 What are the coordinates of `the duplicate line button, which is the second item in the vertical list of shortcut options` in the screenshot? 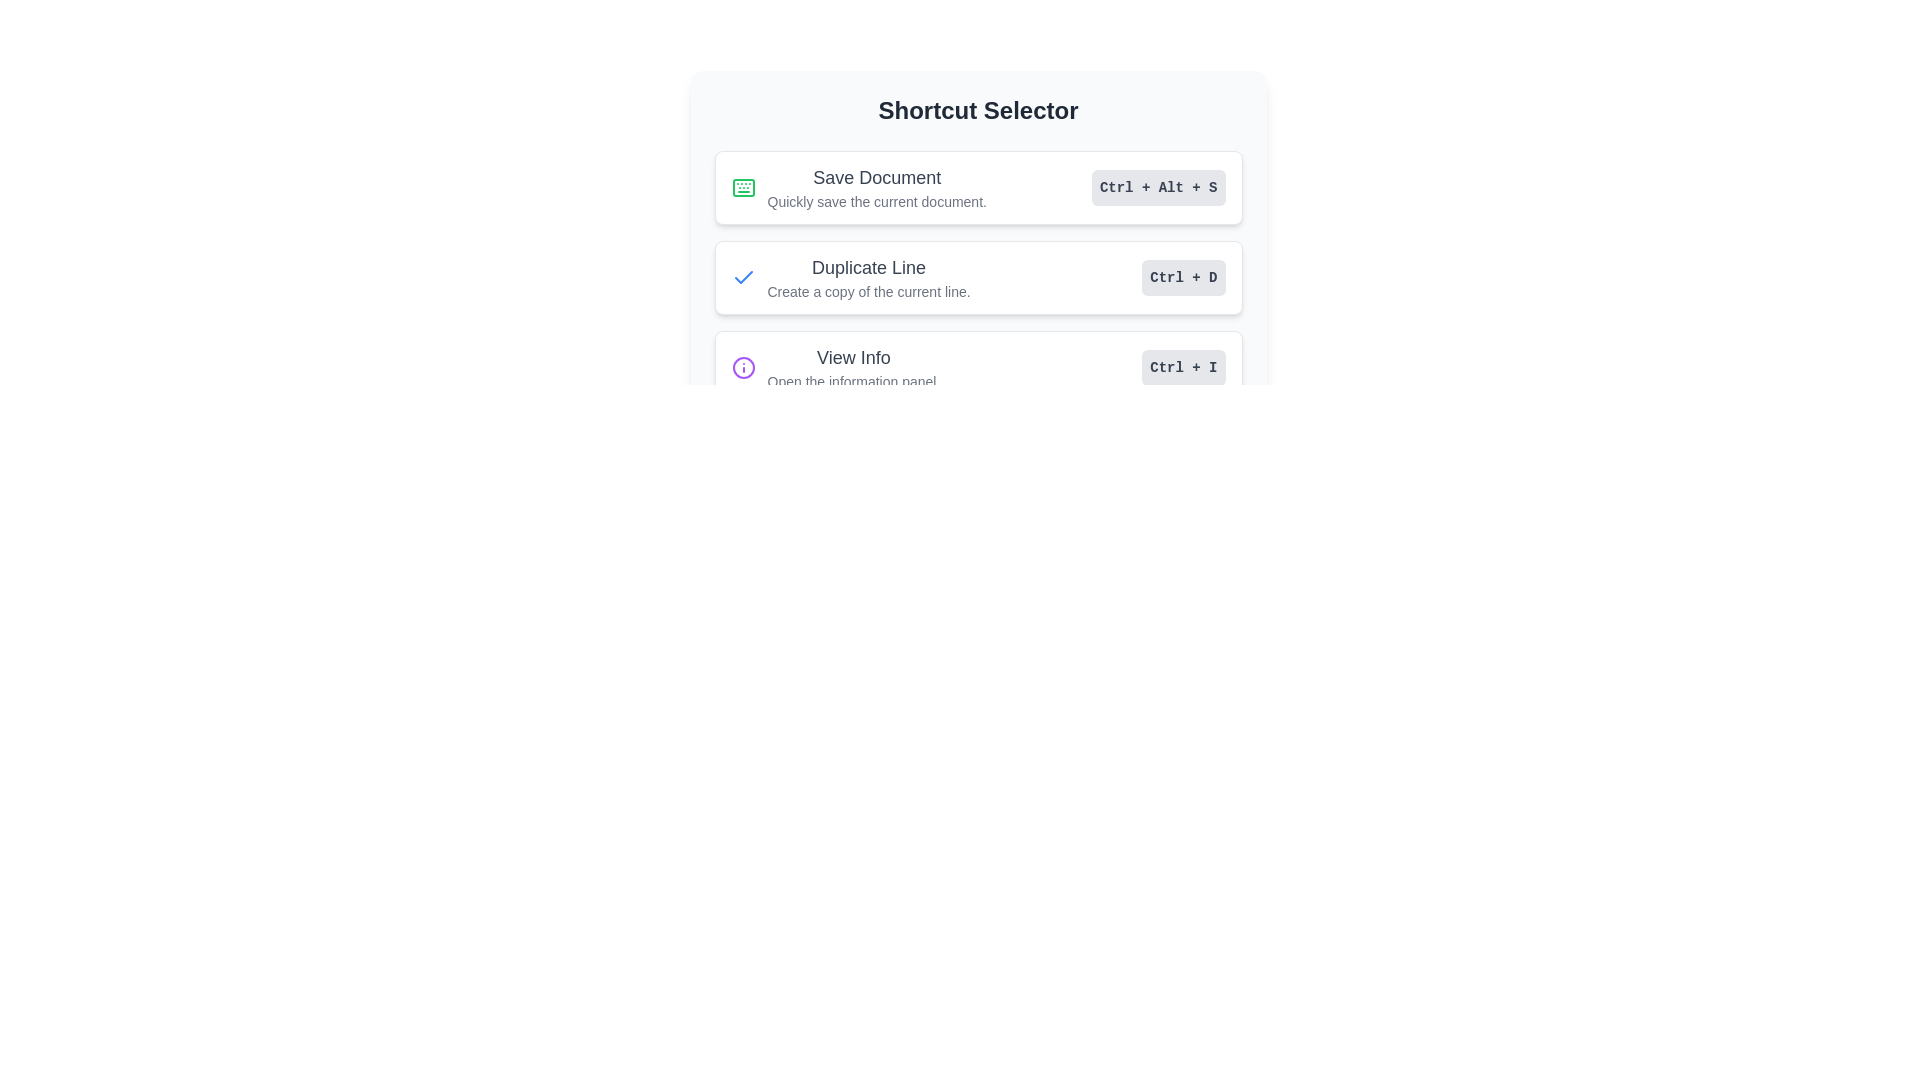 It's located at (978, 277).